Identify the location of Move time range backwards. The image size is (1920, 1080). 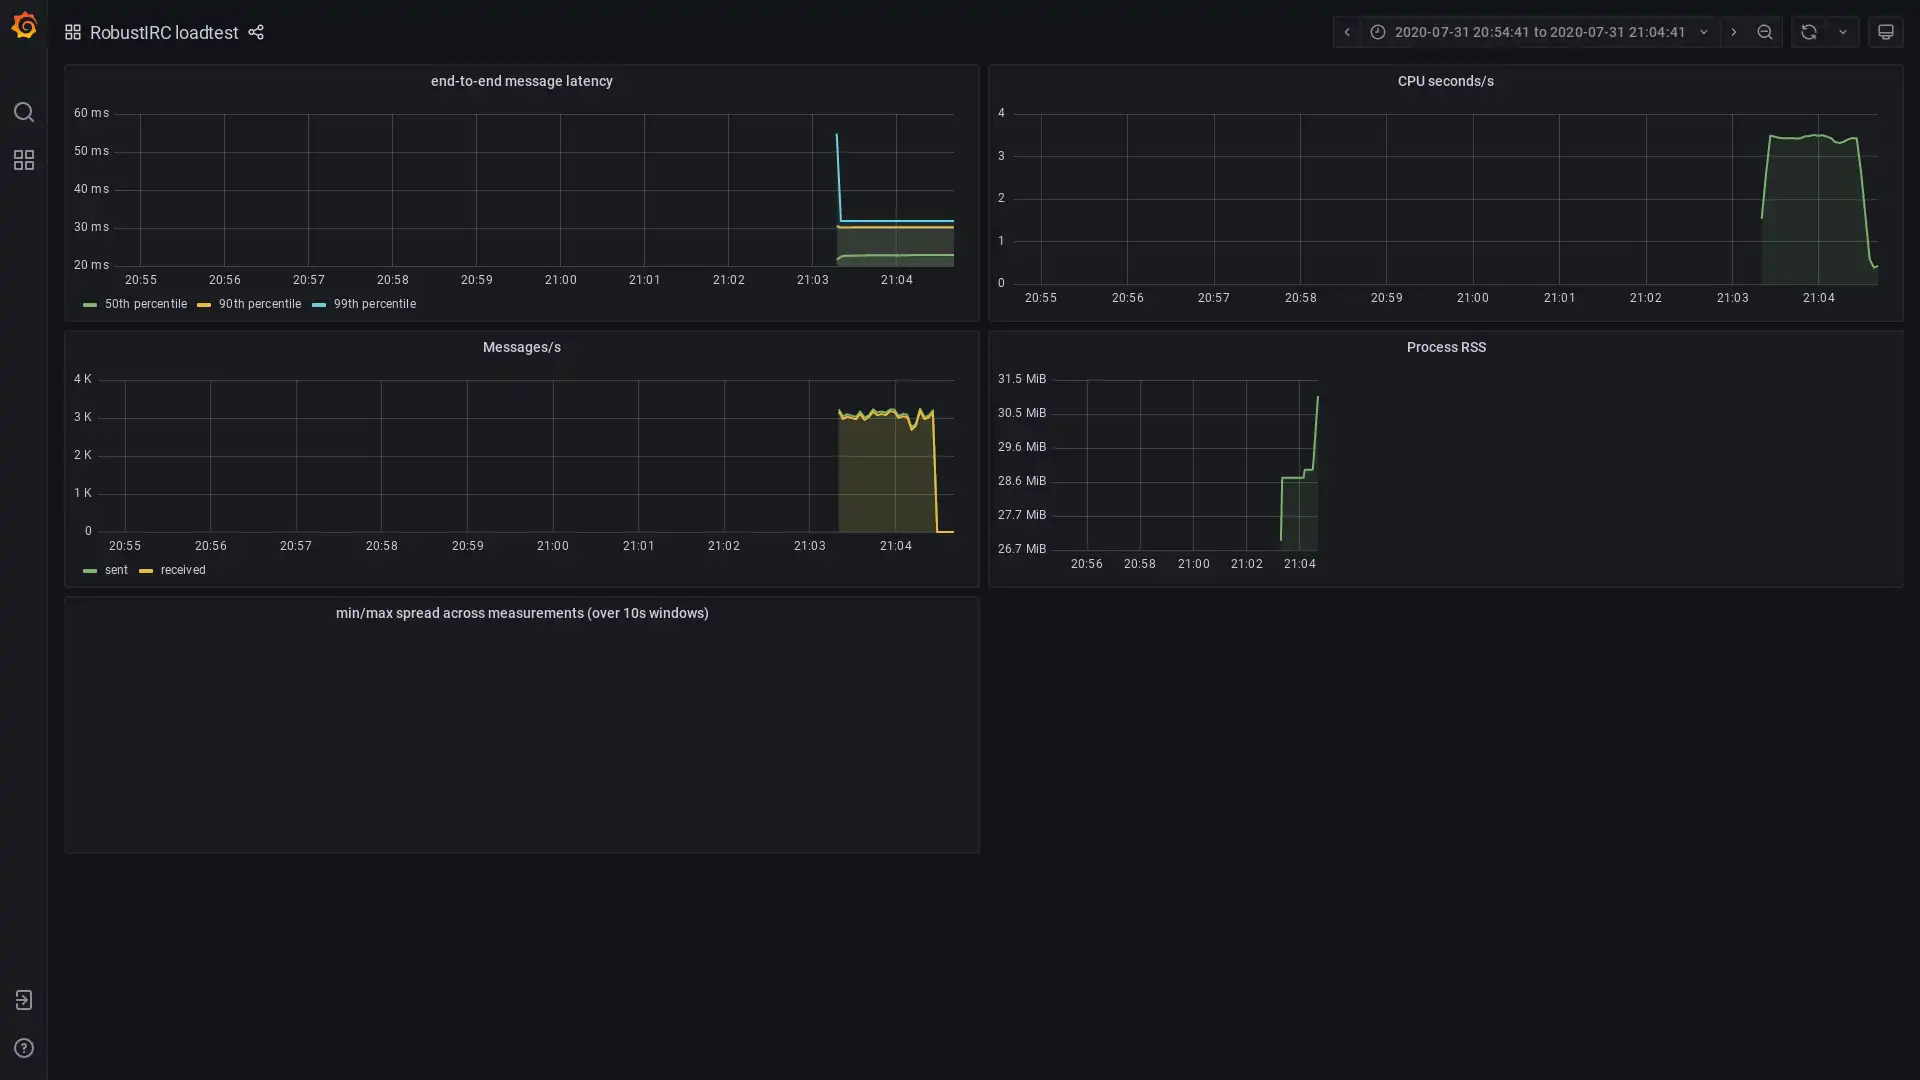
(1345, 31).